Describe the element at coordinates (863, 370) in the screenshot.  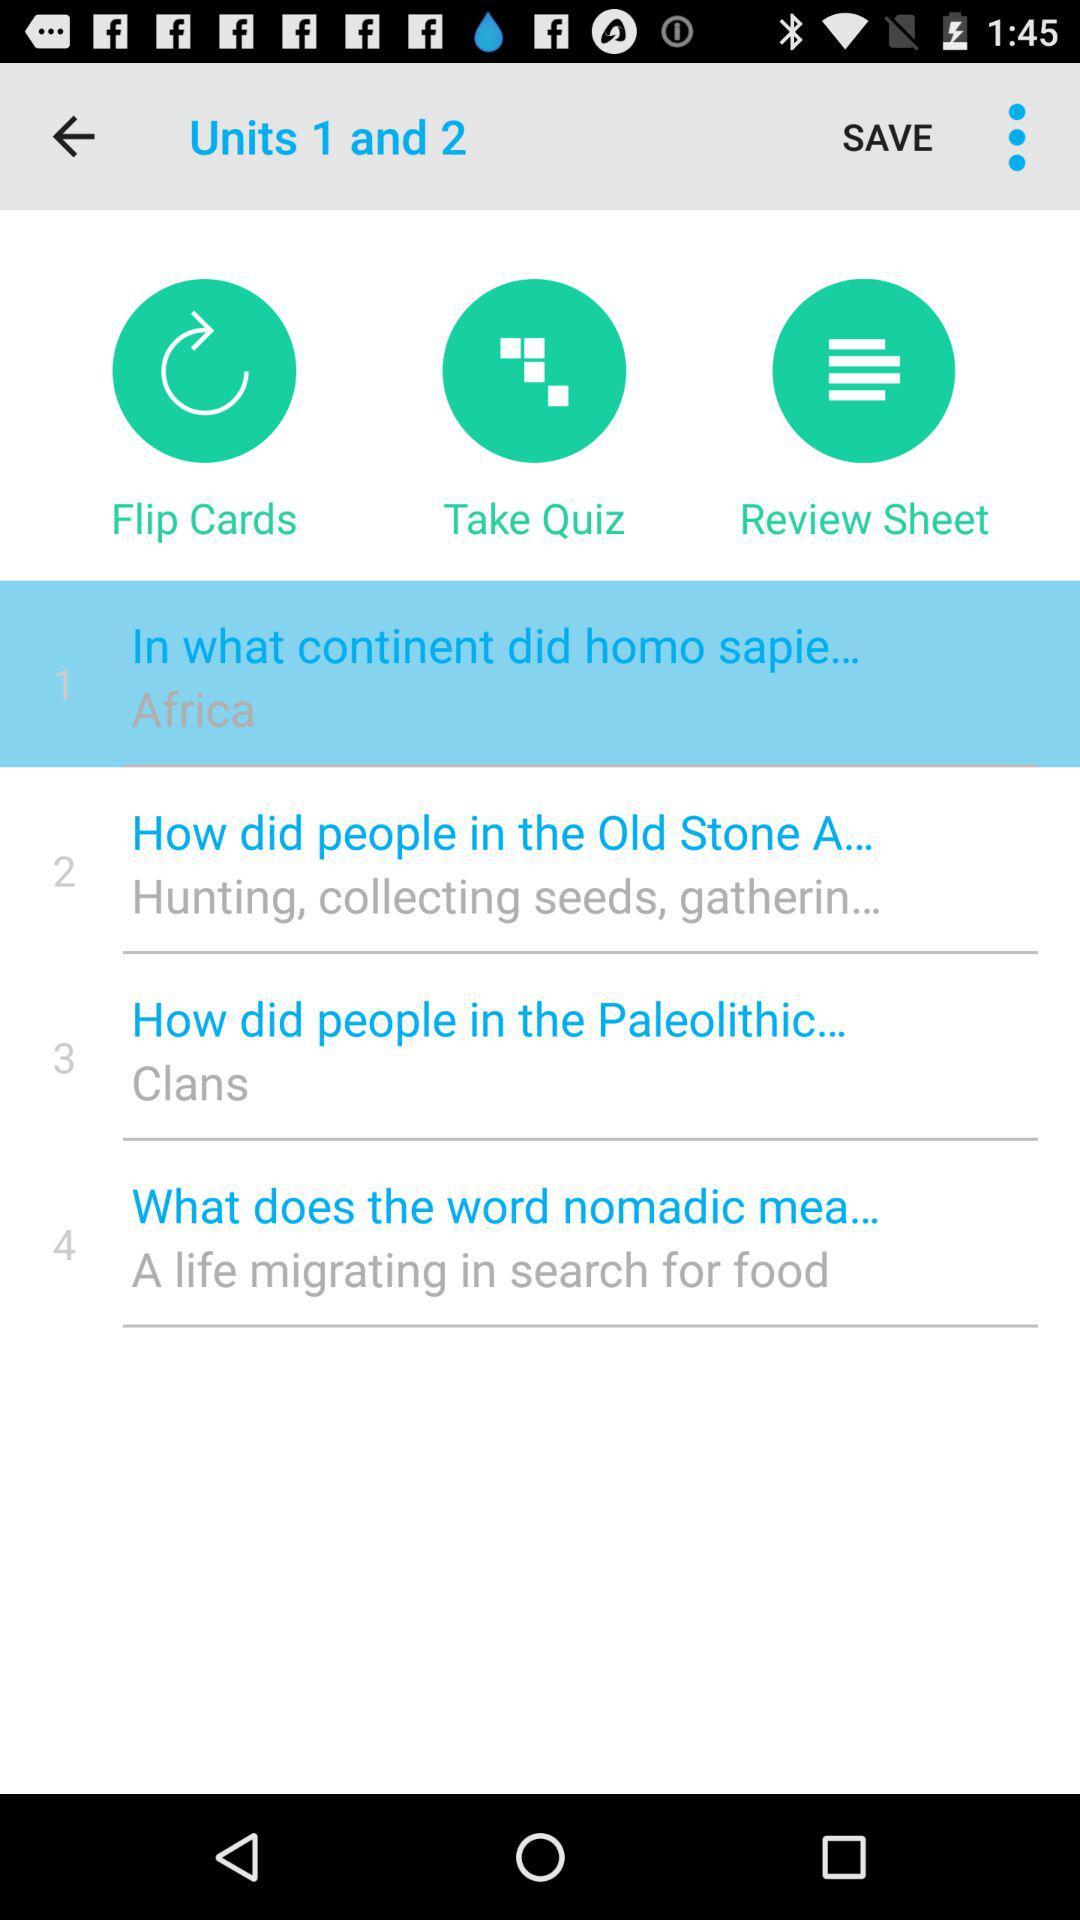
I see `button to review sheet` at that location.